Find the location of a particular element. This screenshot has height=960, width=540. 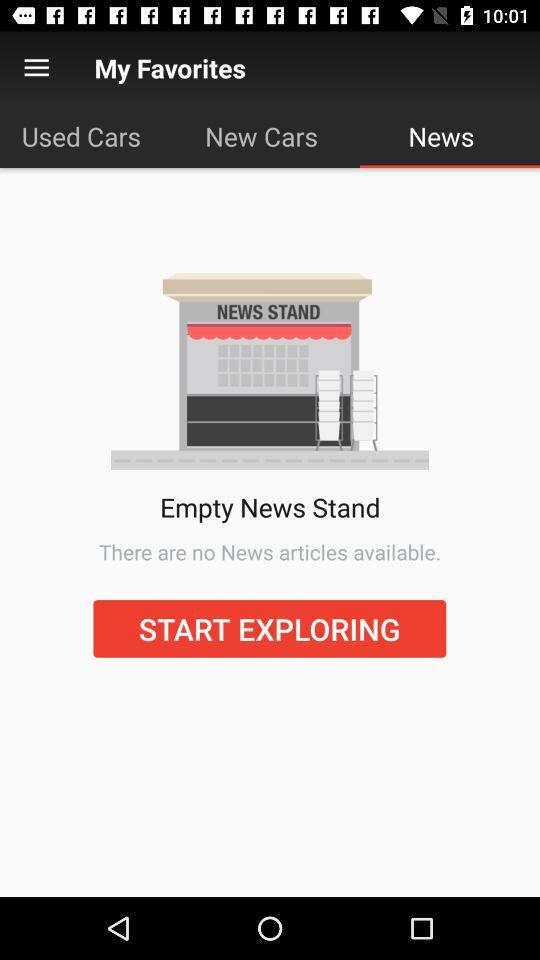

the menu option is located at coordinates (36, 68).